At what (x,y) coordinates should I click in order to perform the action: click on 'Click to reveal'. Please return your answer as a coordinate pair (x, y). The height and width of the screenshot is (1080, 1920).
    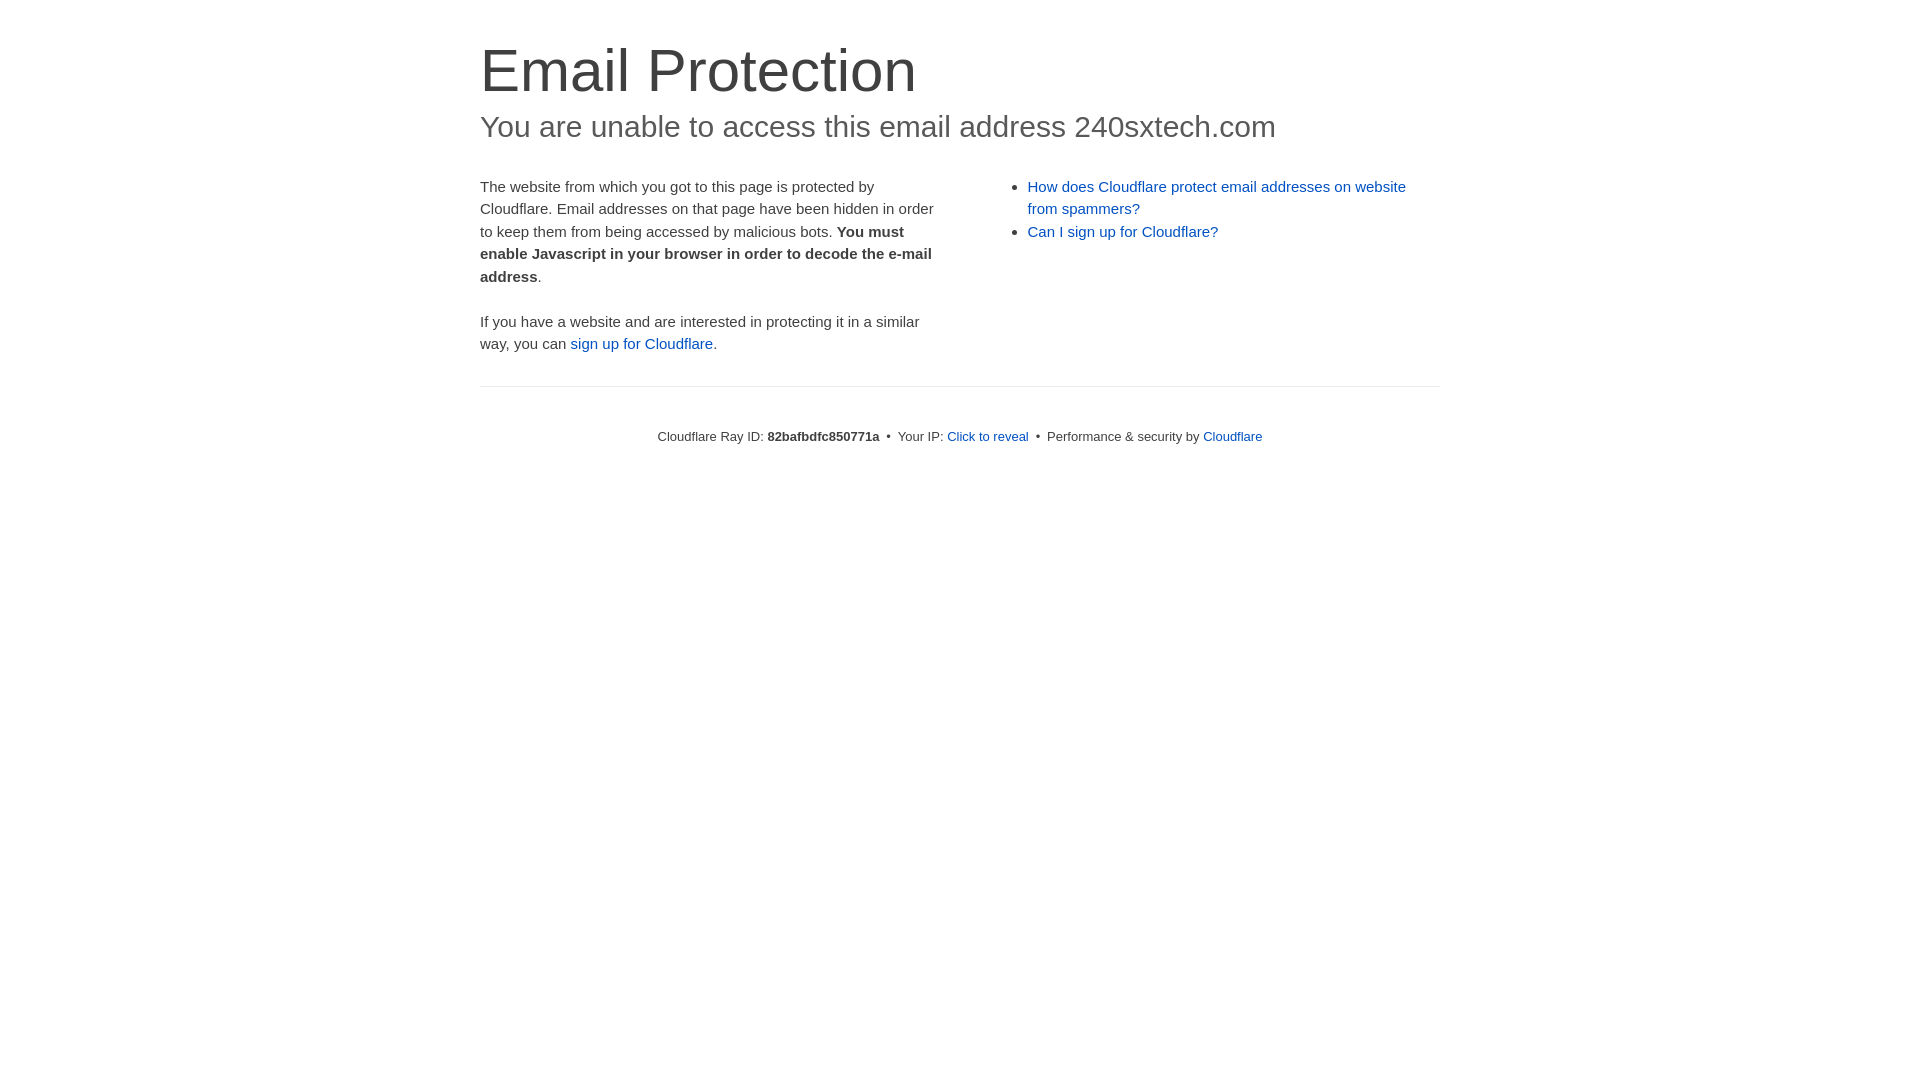
    Looking at the image, I should click on (988, 435).